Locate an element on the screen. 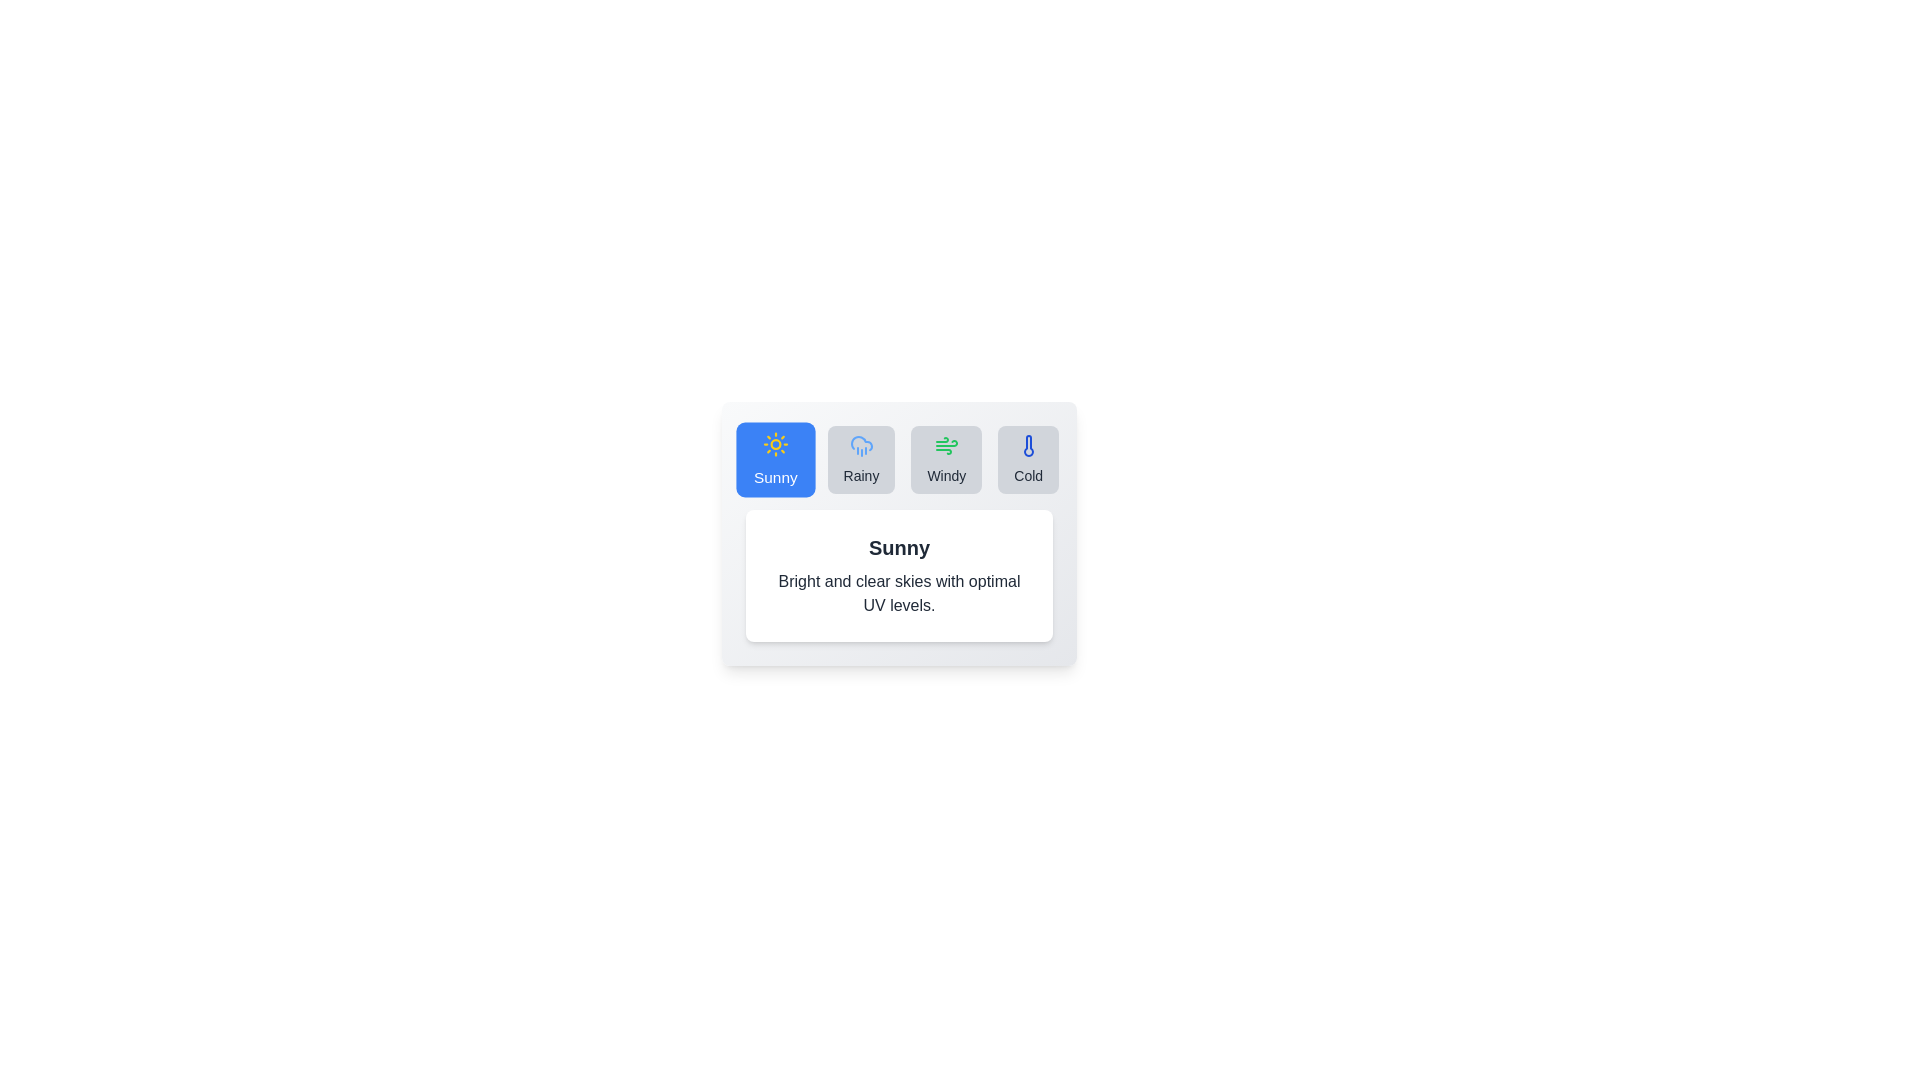 The image size is (1920, 1080). the Sunny tab to view its content is located at coordinates (774, 459).